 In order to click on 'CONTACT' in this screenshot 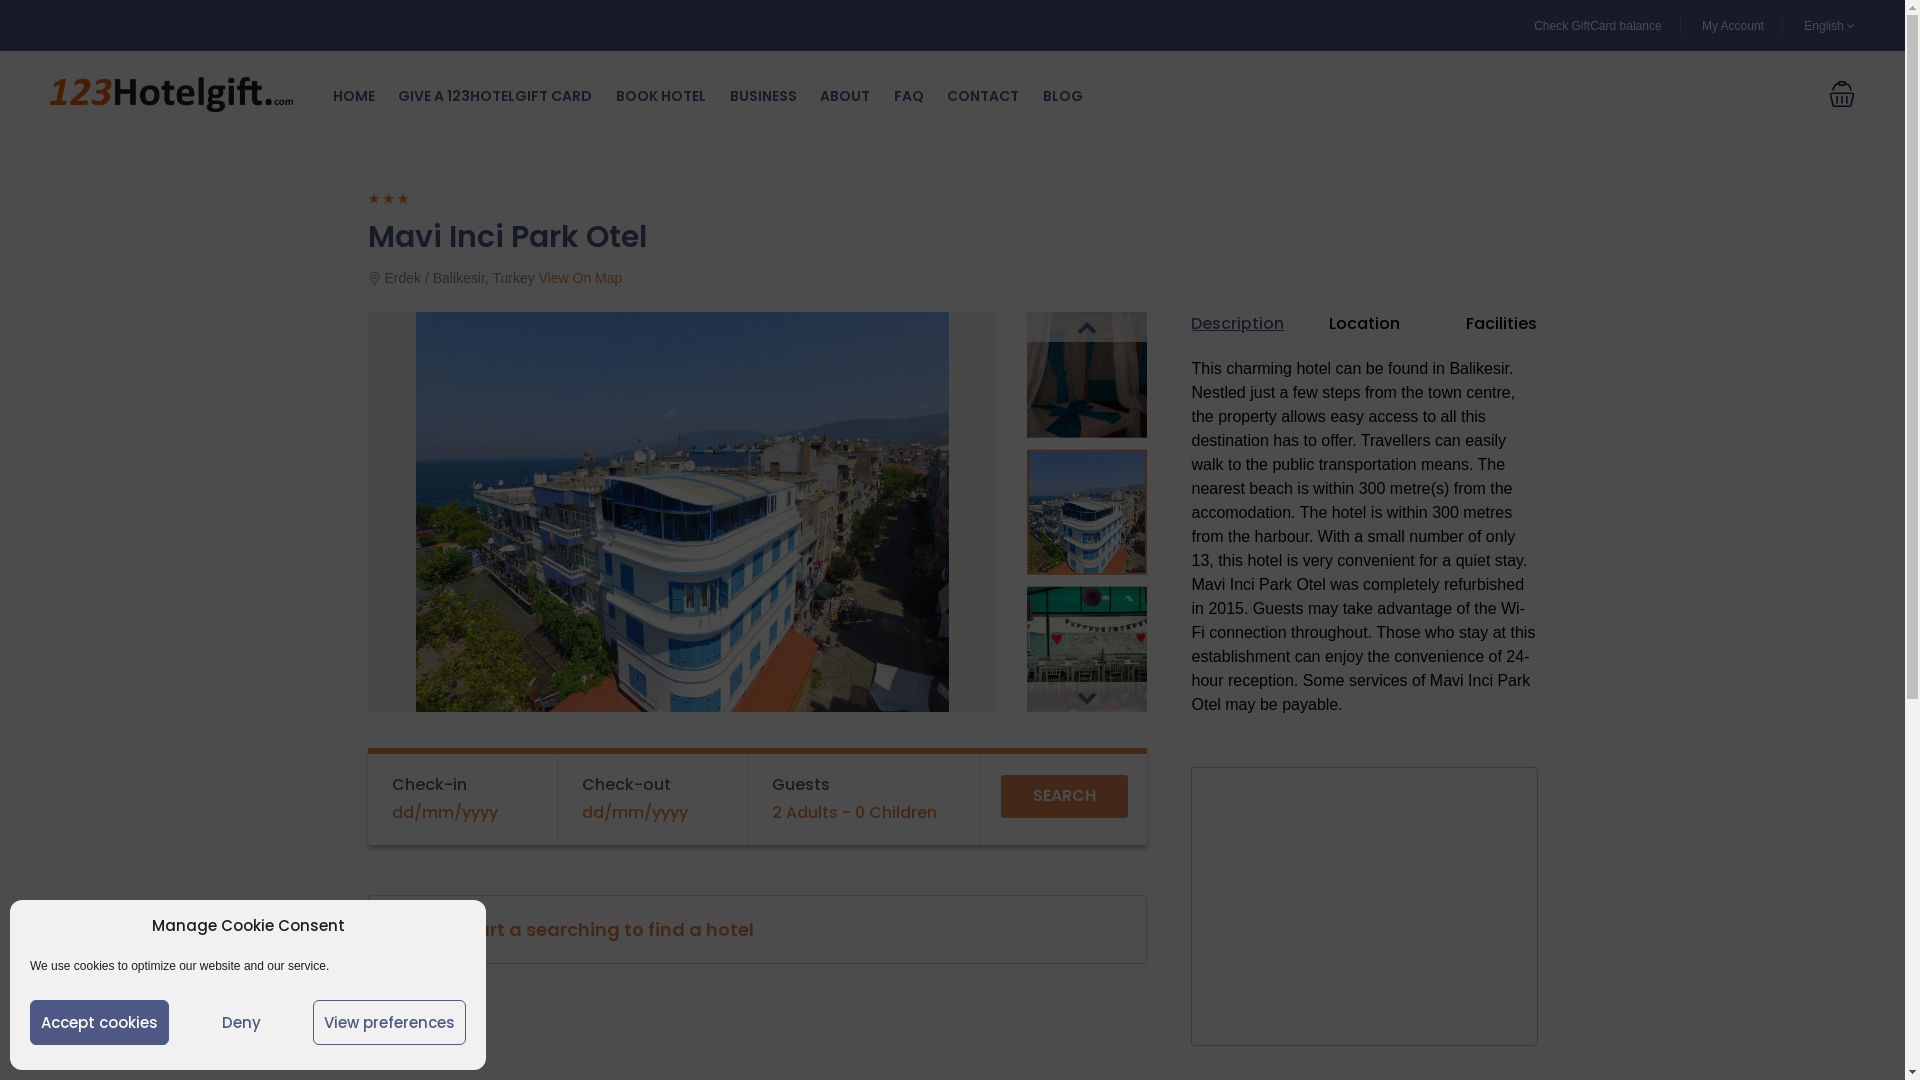, I will do `click(983, 96)`.